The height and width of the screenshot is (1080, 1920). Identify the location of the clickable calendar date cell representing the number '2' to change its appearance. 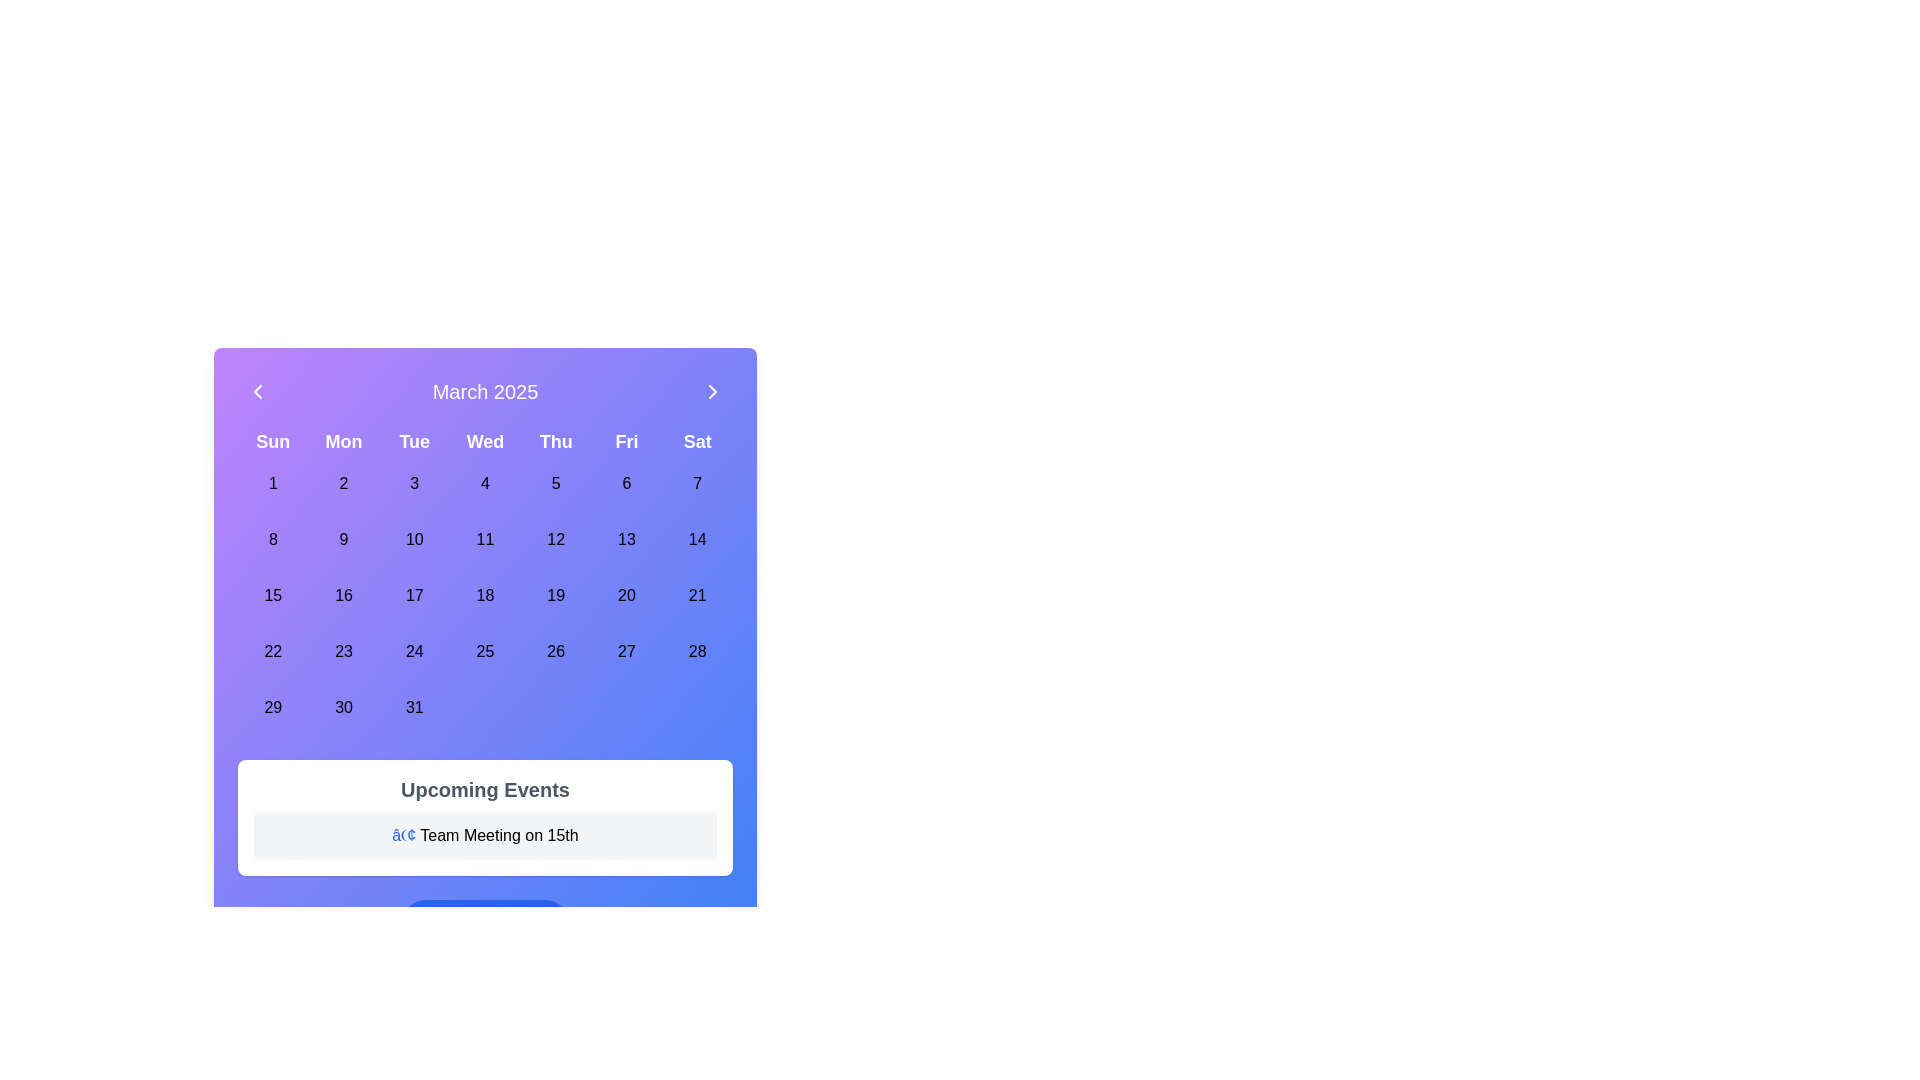
(344, 483).